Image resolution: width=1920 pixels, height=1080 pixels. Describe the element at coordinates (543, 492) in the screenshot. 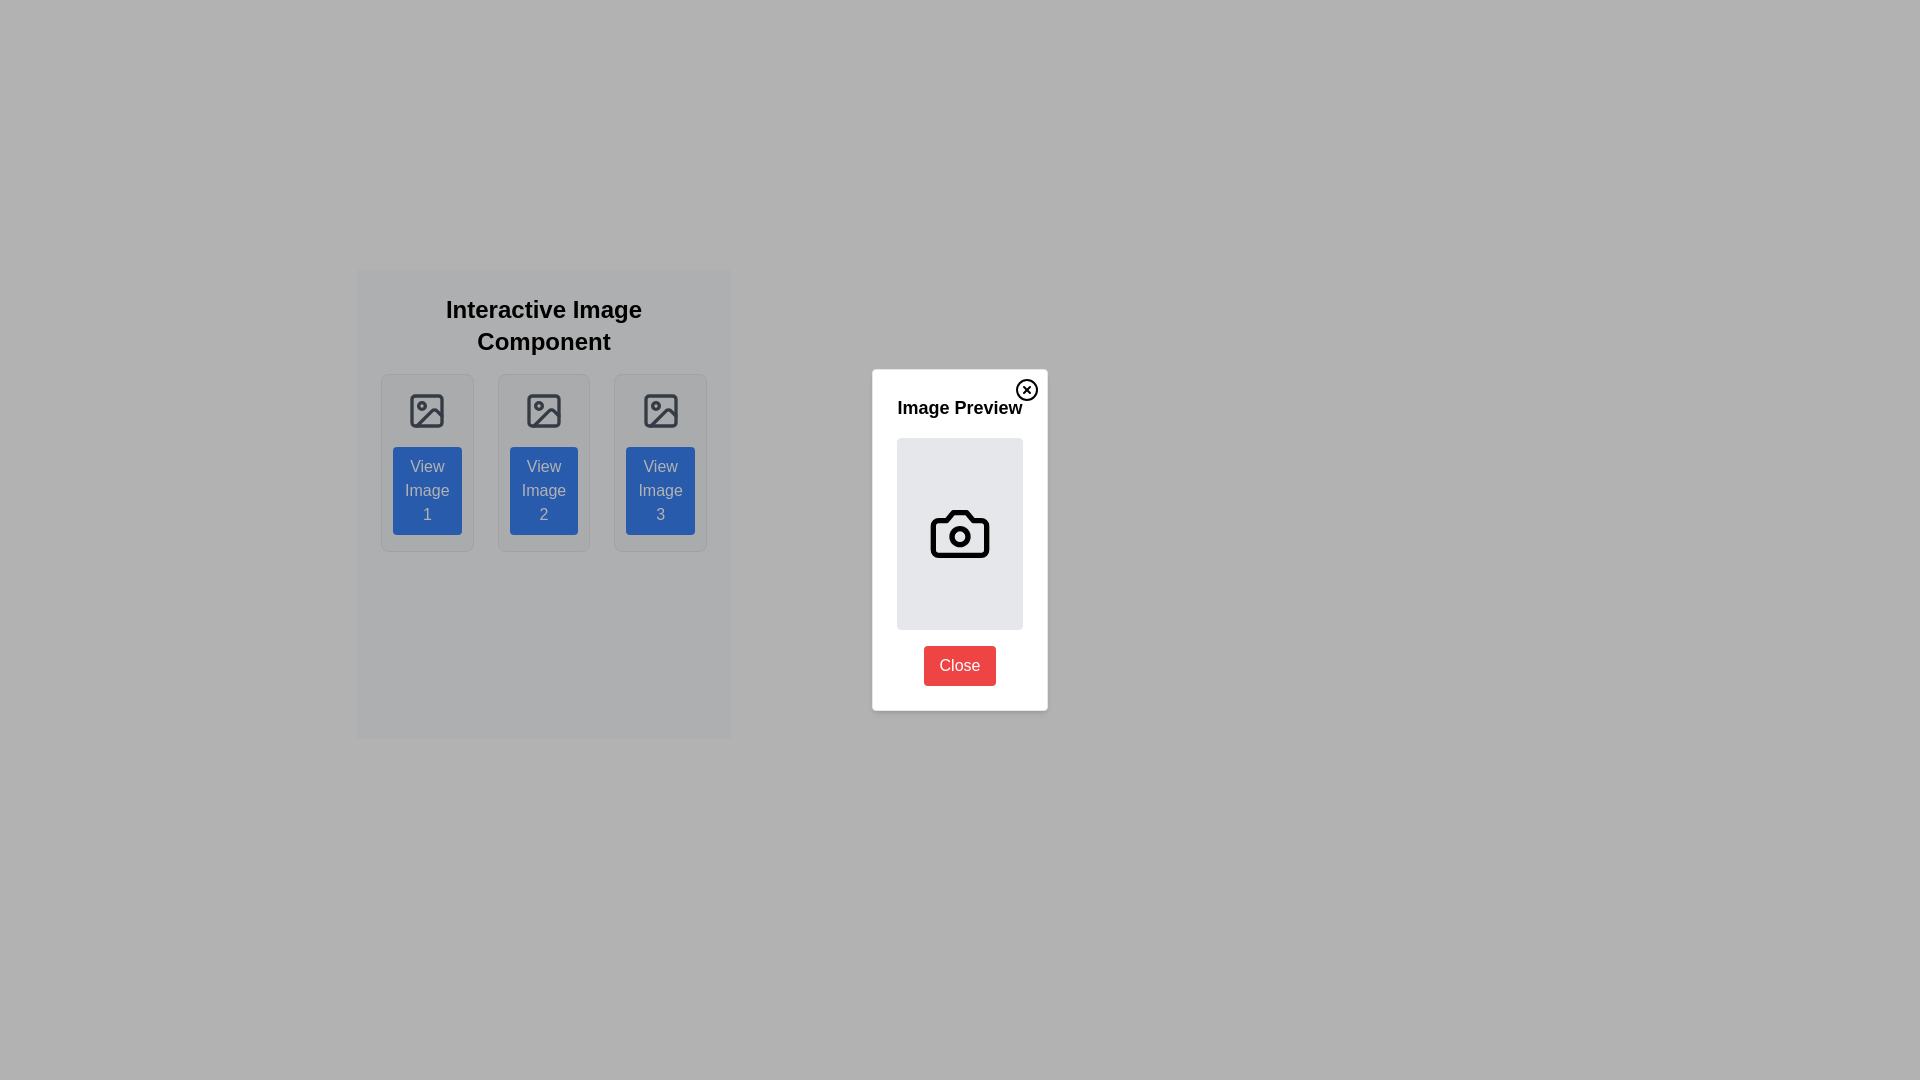

I see `the middle button below the heading 'Interactive Image Component'` at that location.